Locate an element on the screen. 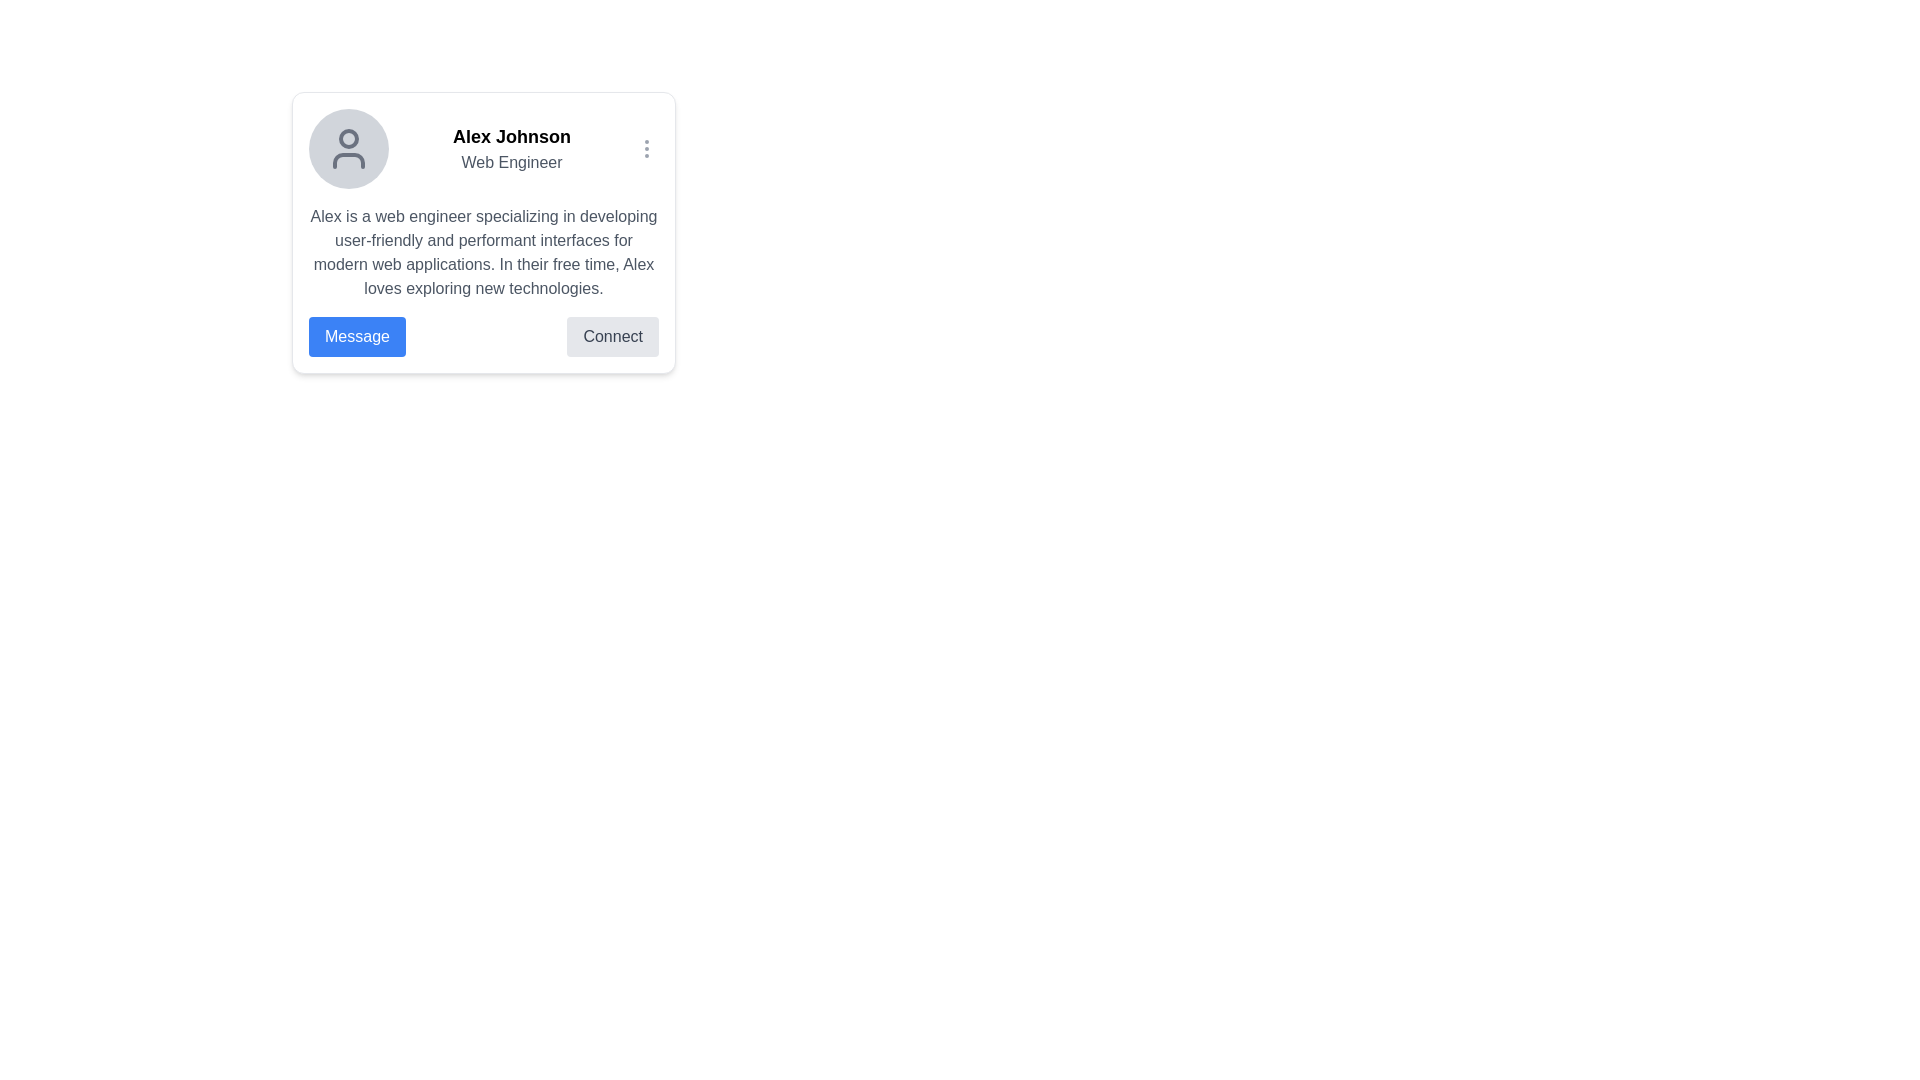  the text label displaying the name 'Alex Johnson', which is positioned above the text 'Web Engineer' in the card layout is located at coordinates (512, 136).